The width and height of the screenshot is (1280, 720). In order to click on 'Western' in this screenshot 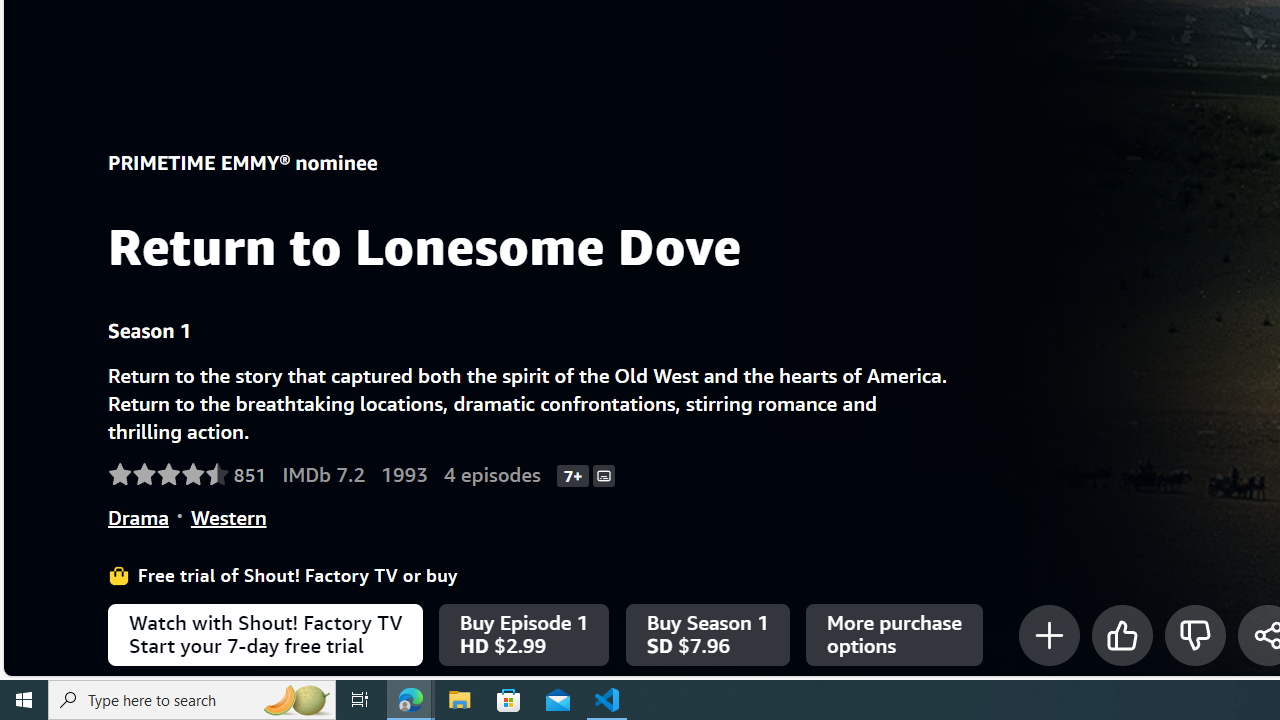, I will do `click(228, 516)`.